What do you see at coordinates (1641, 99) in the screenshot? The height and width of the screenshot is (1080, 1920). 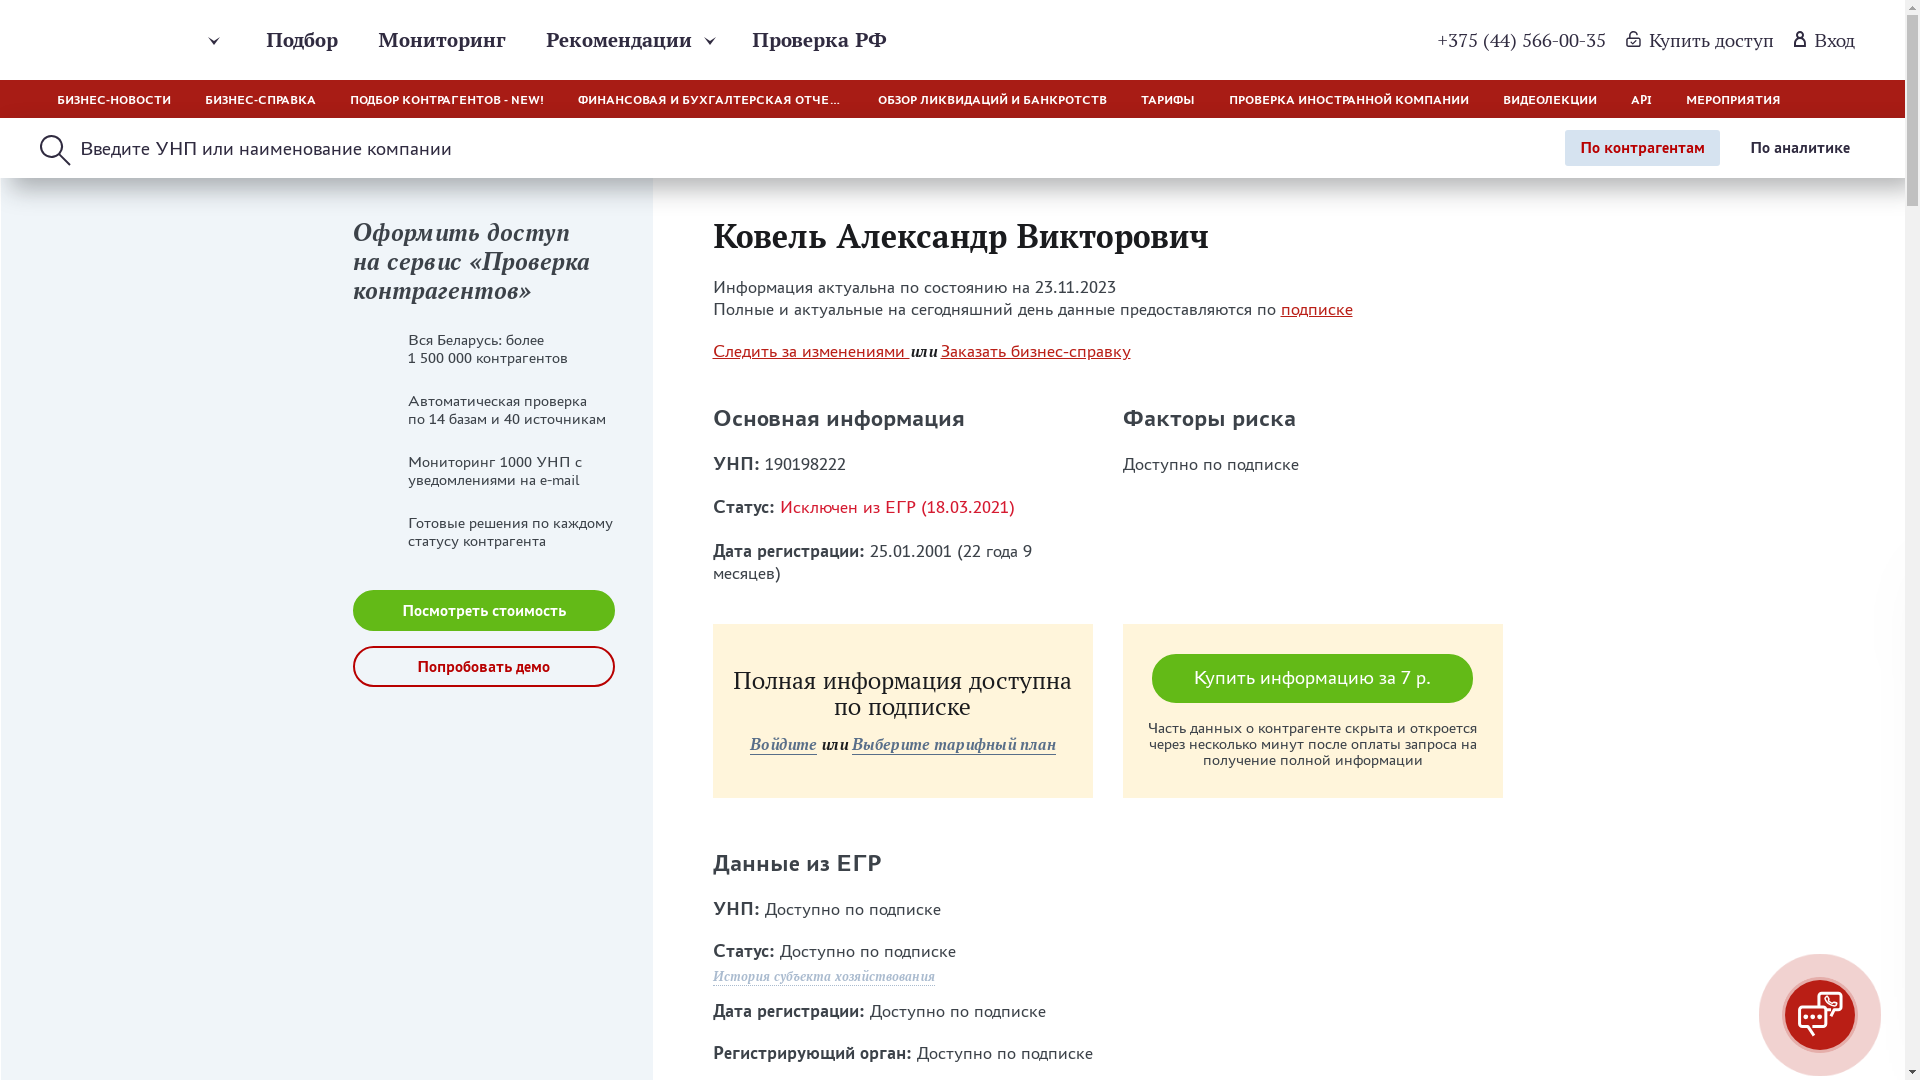 I see `'API'` at bounding box center [1641, 99].